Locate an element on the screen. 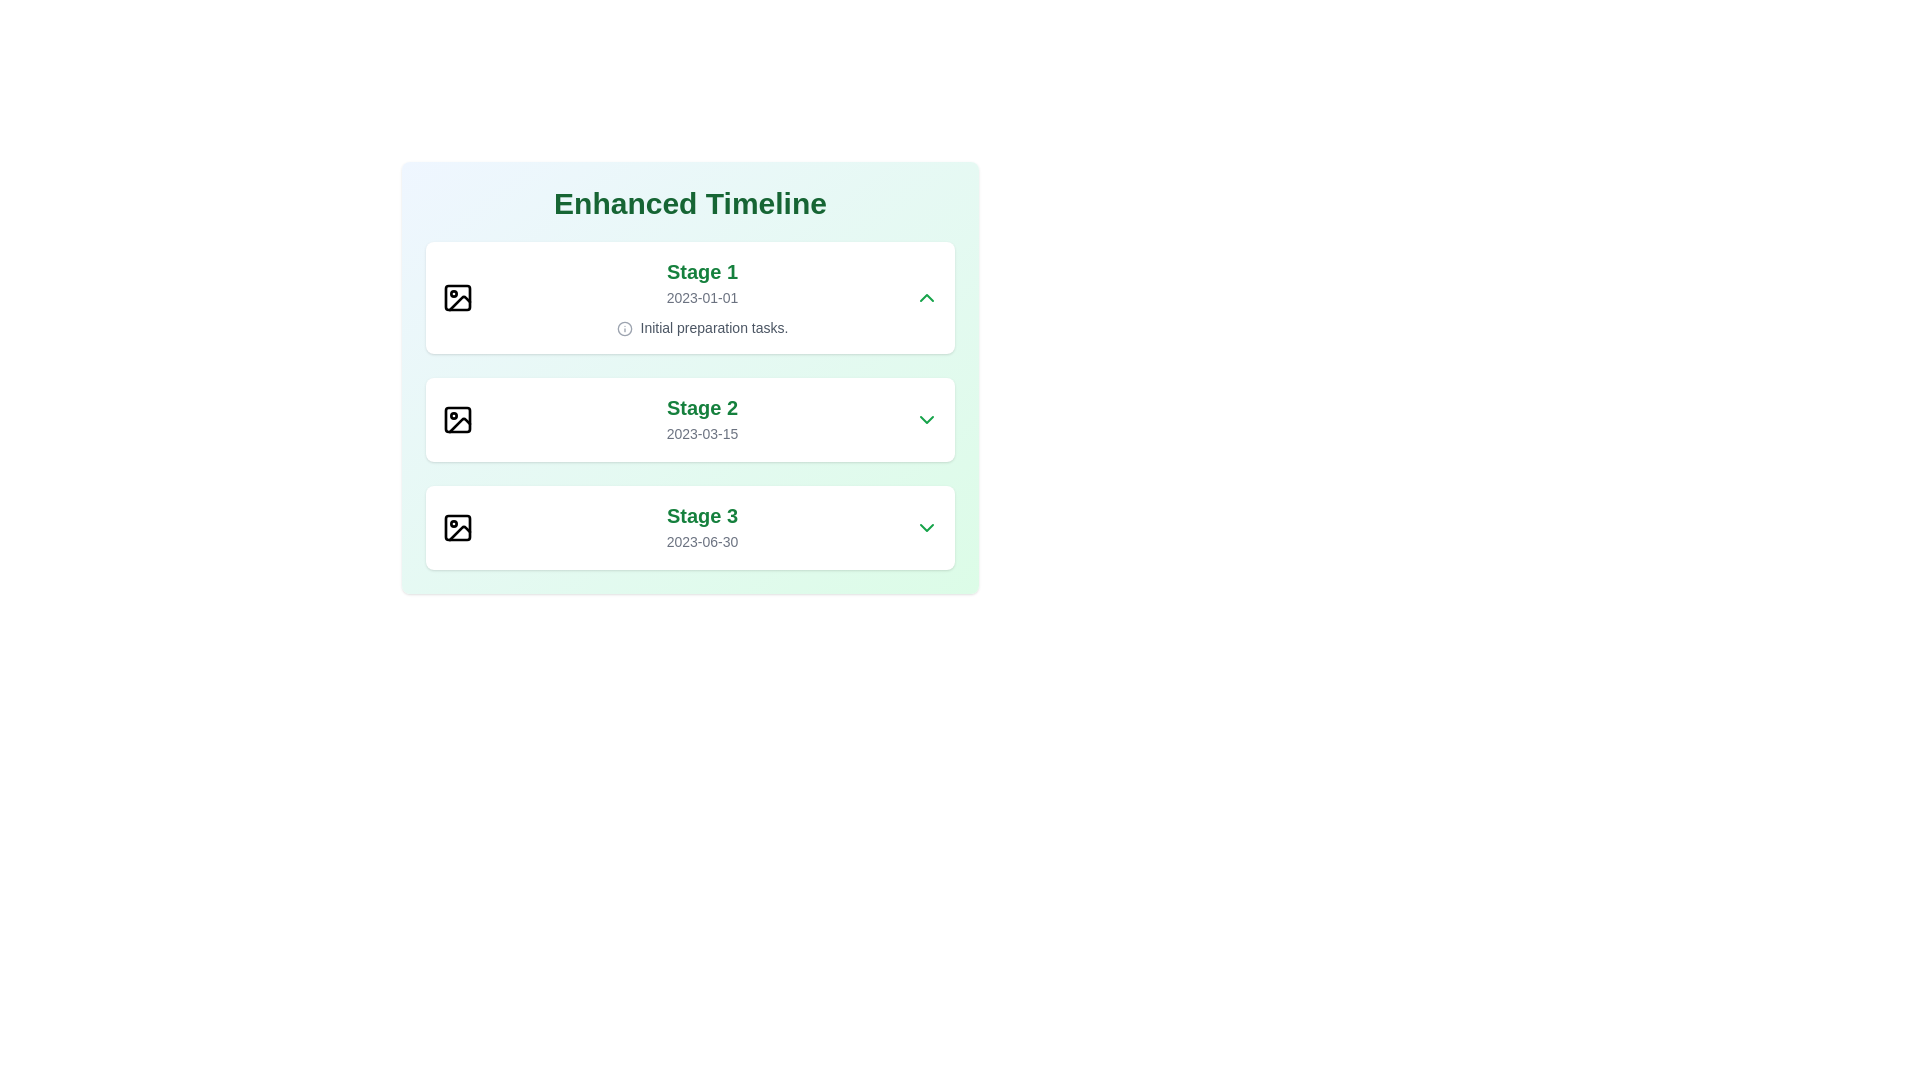 The height and width of the screenshot is (1080, 1920). the text label displaying 'Stage 1', which is bold and green, positioned above '2023-01-01' is located at coordinates (702, 272).